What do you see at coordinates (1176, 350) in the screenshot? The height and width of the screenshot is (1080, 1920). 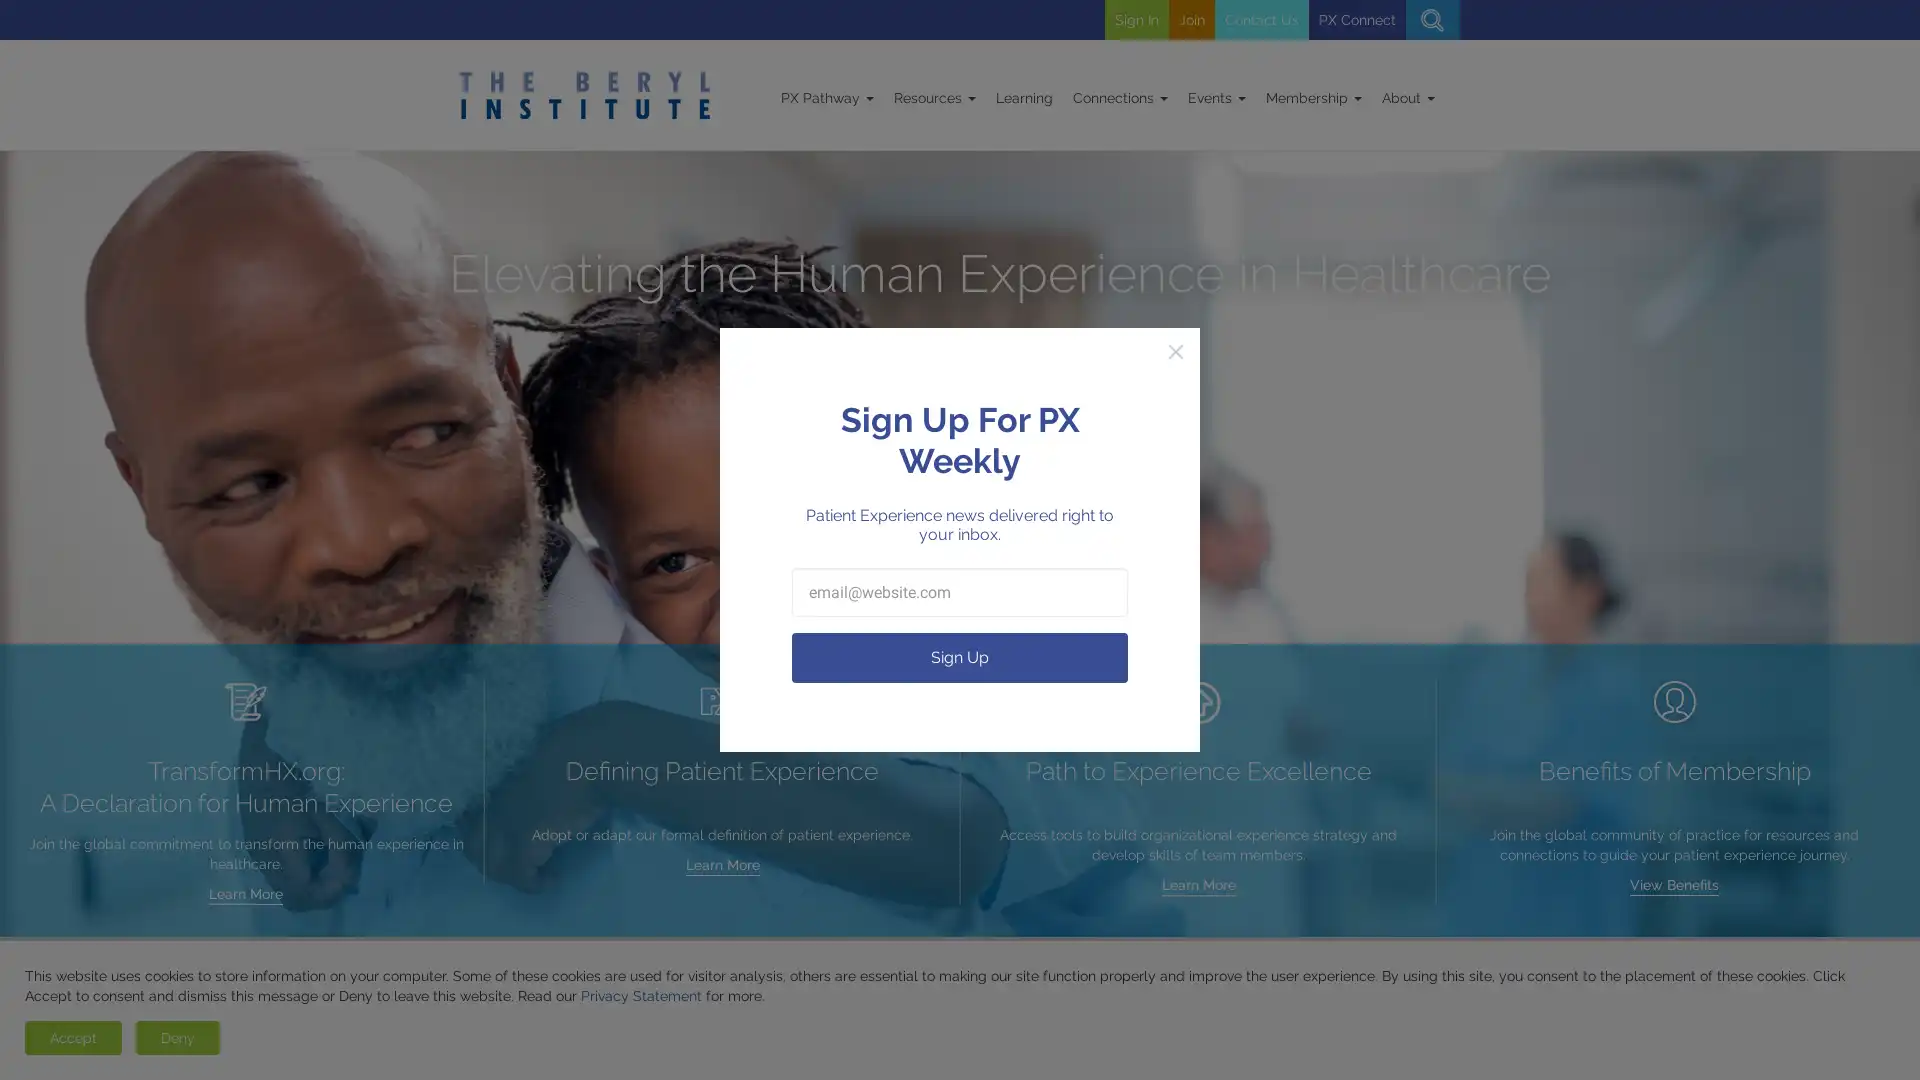 I see `Close` at bounding box center [1176, 350].